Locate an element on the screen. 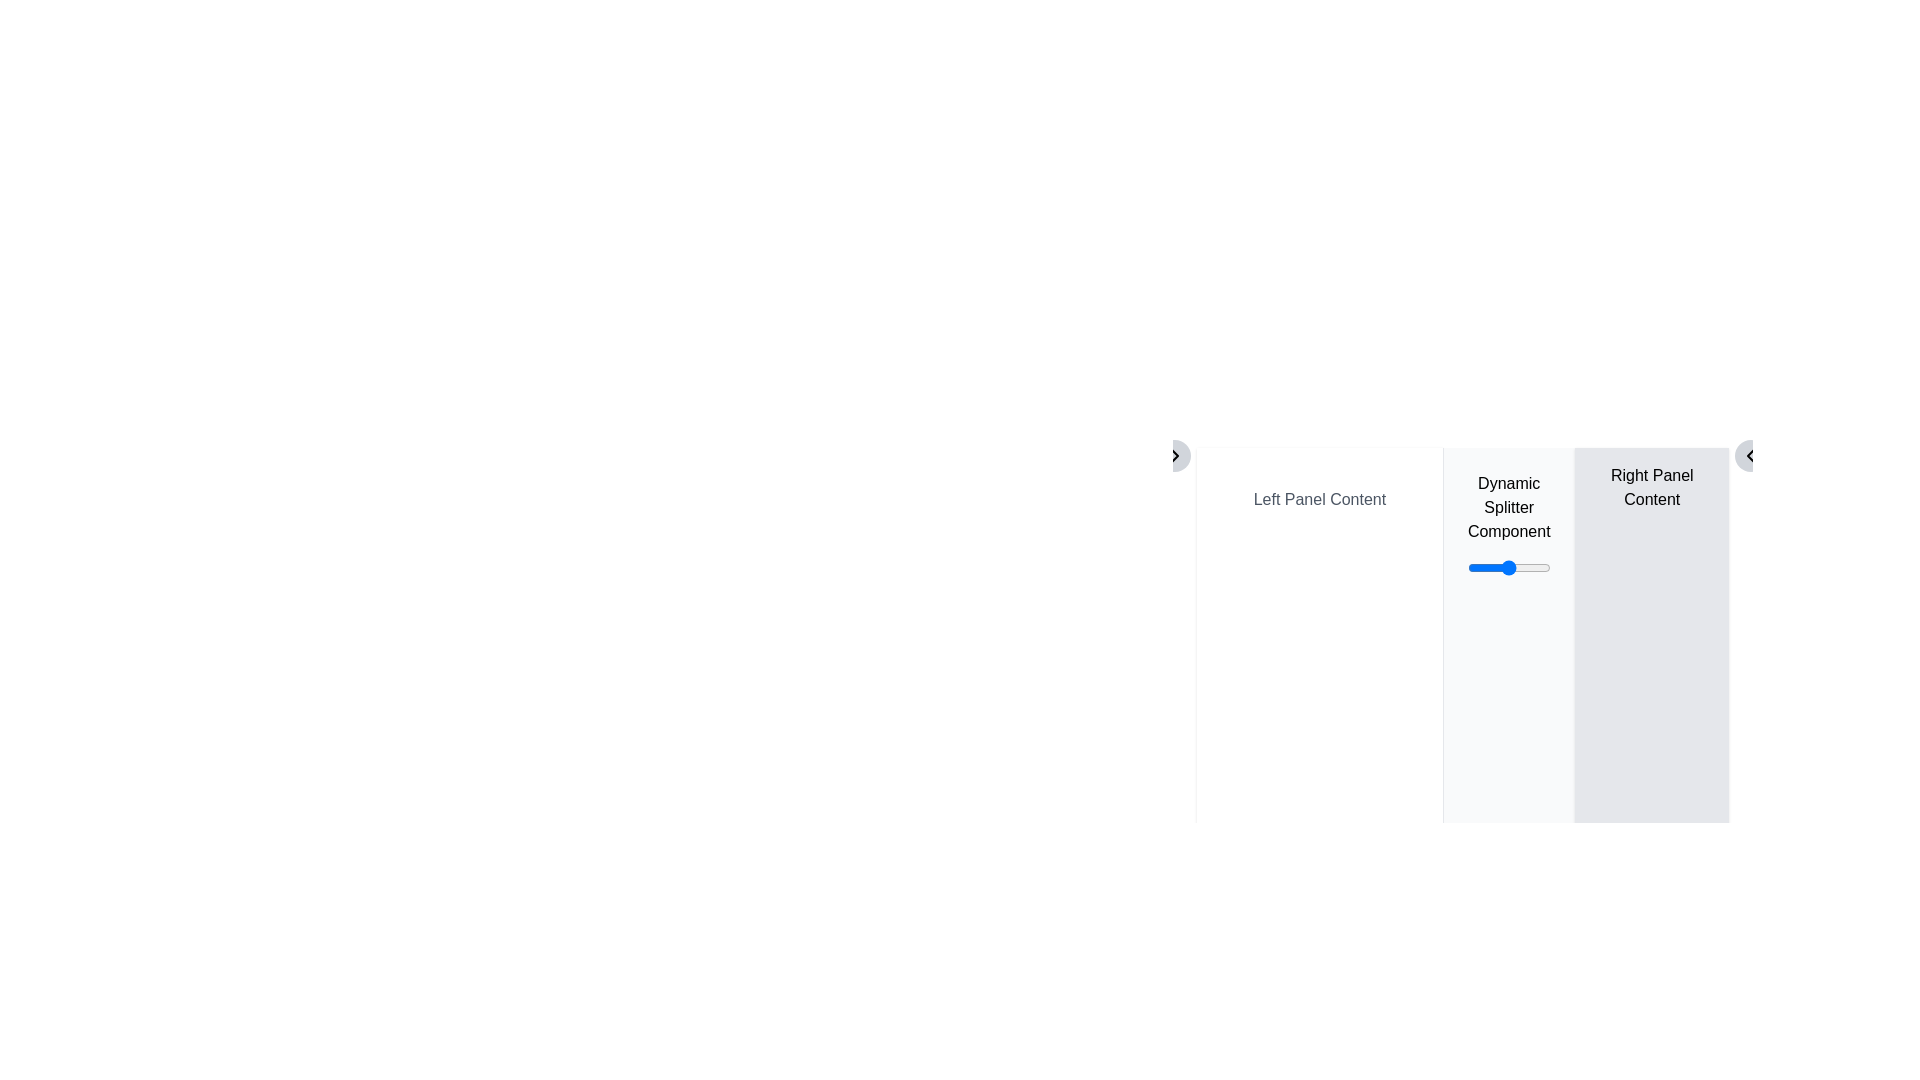  the slider value is located at coordinates (1479, 567).